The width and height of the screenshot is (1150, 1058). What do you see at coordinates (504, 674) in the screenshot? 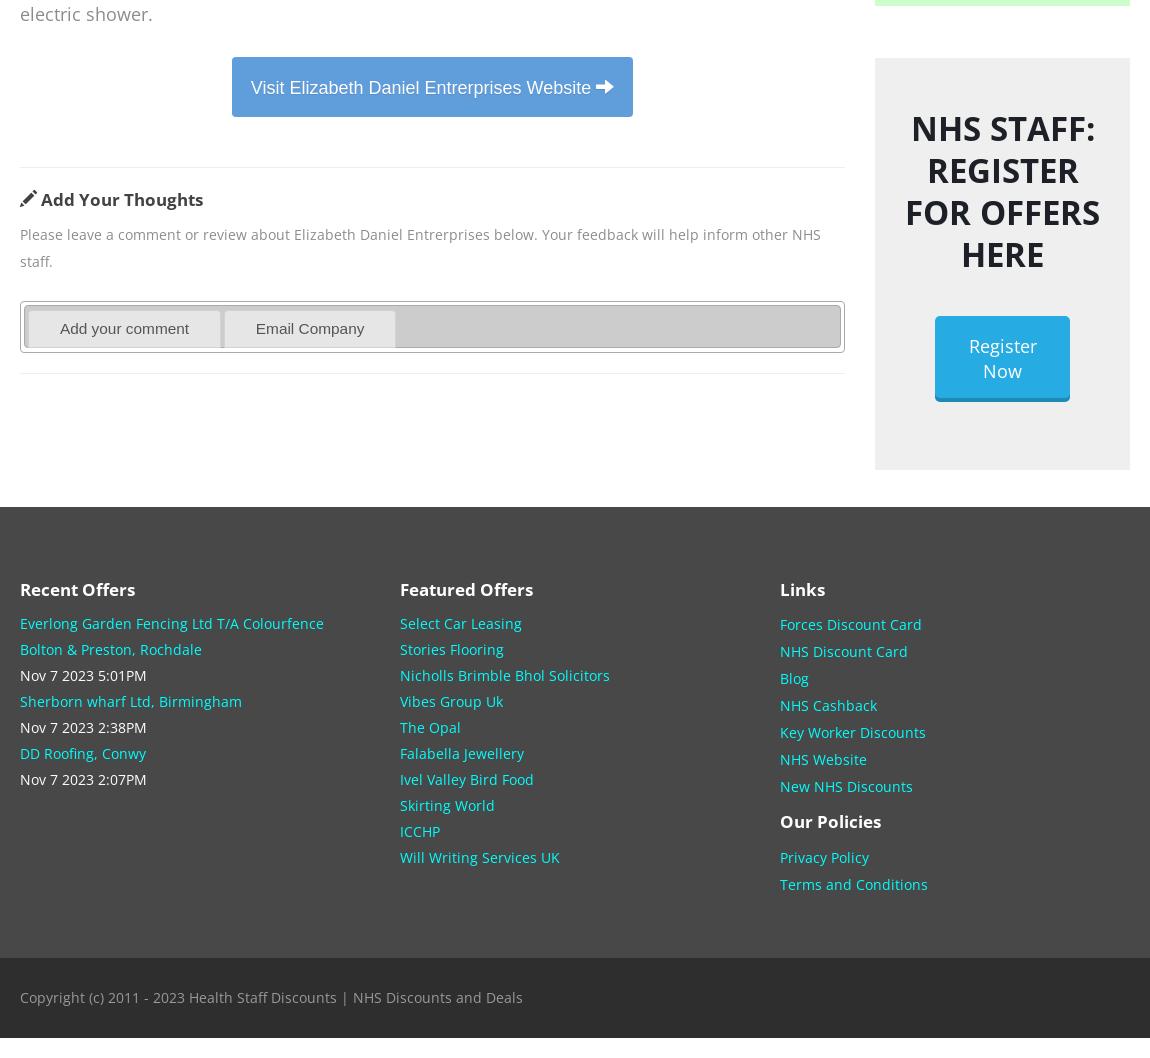
I see `'Nicholls Brimble Bhol Solicitors'` at bounding box center [504, 674].